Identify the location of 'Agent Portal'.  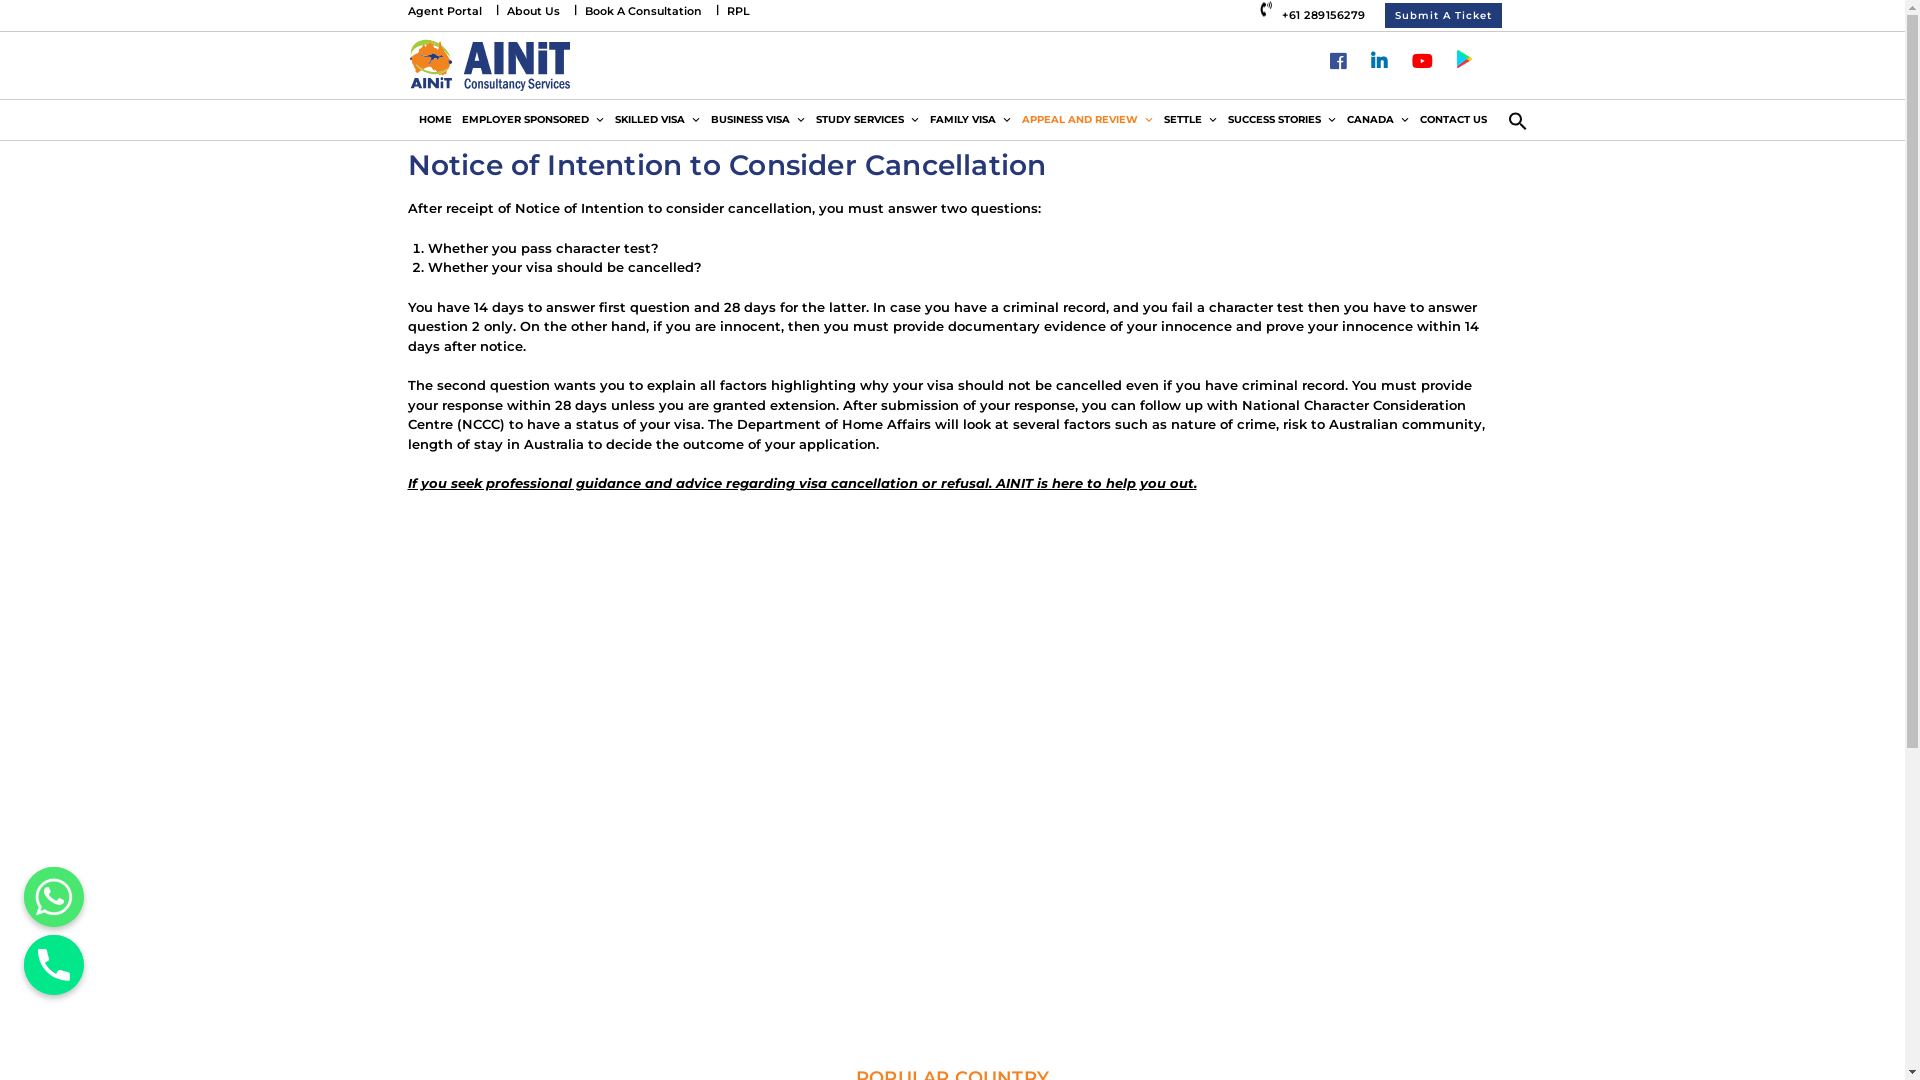
(444, 11).